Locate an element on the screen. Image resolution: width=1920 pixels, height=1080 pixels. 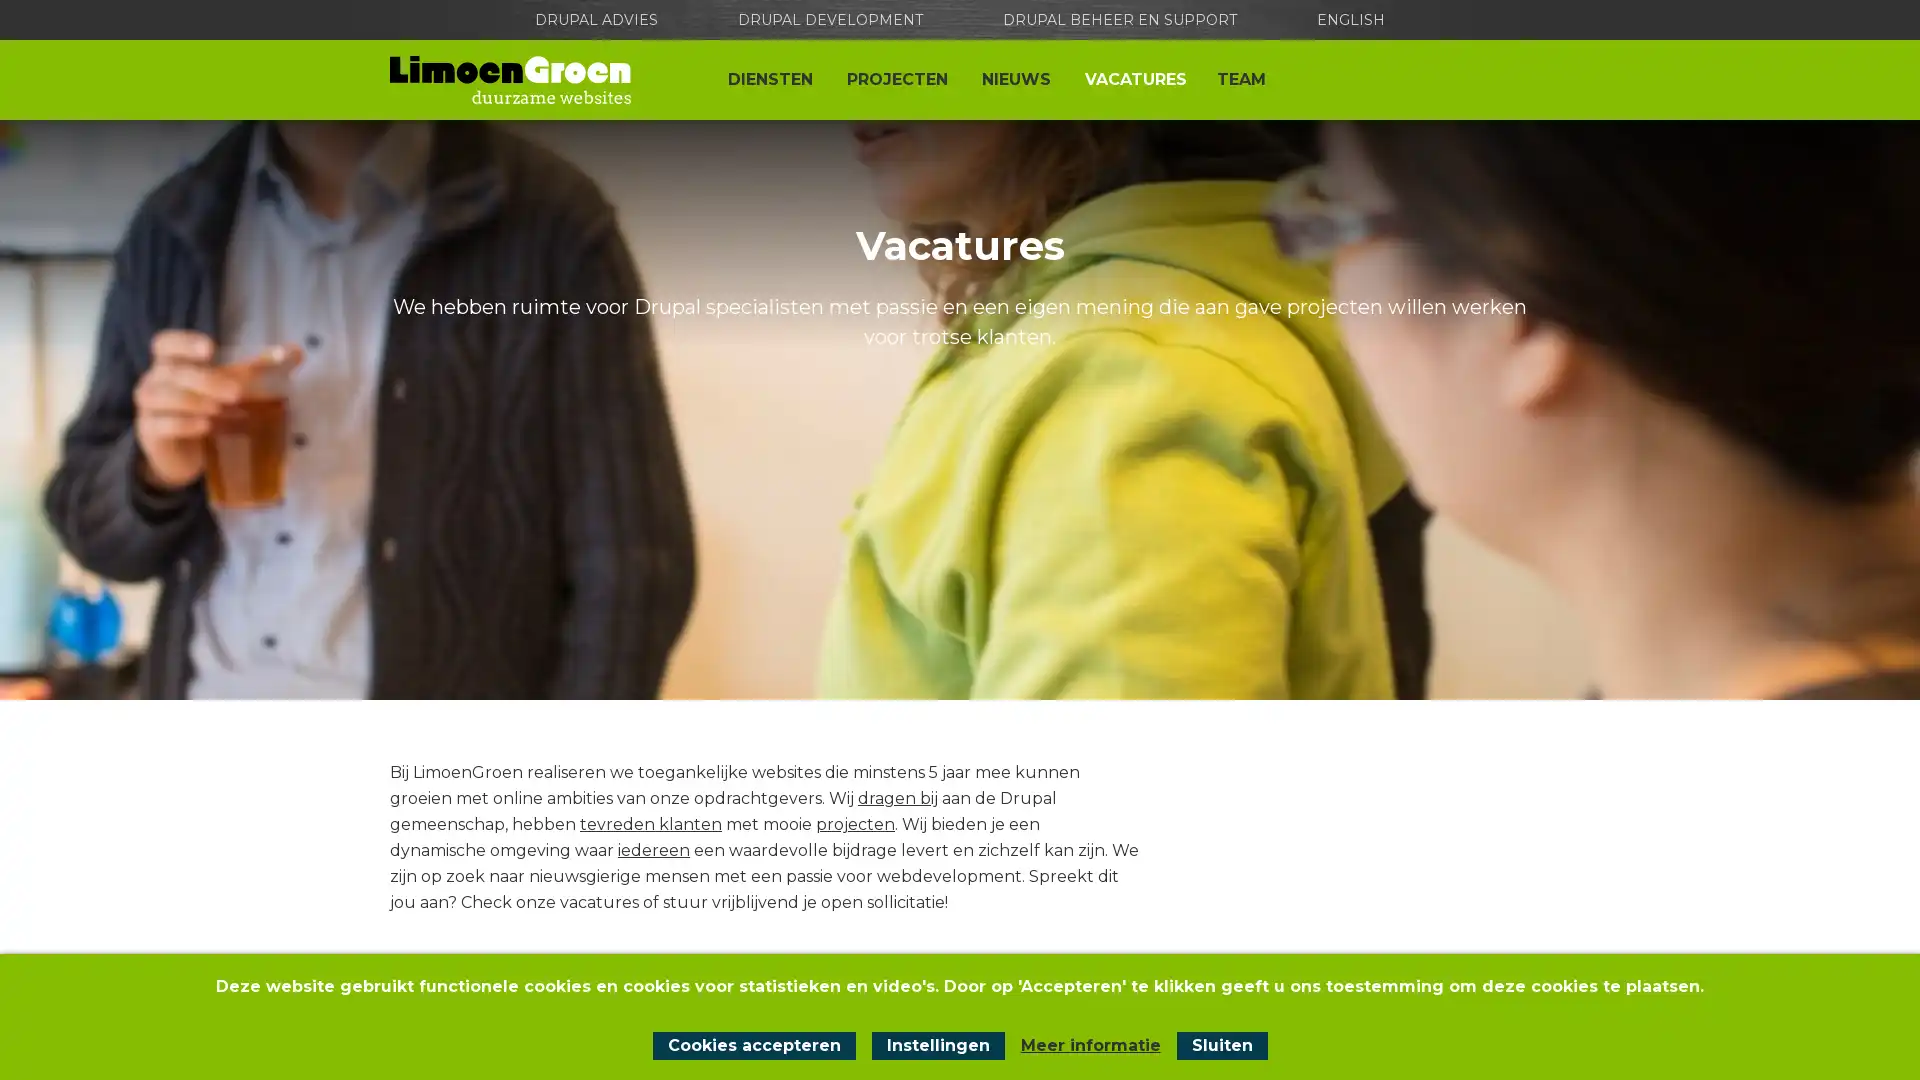
Cookies accepteren is located at coordinates (752, 1044).